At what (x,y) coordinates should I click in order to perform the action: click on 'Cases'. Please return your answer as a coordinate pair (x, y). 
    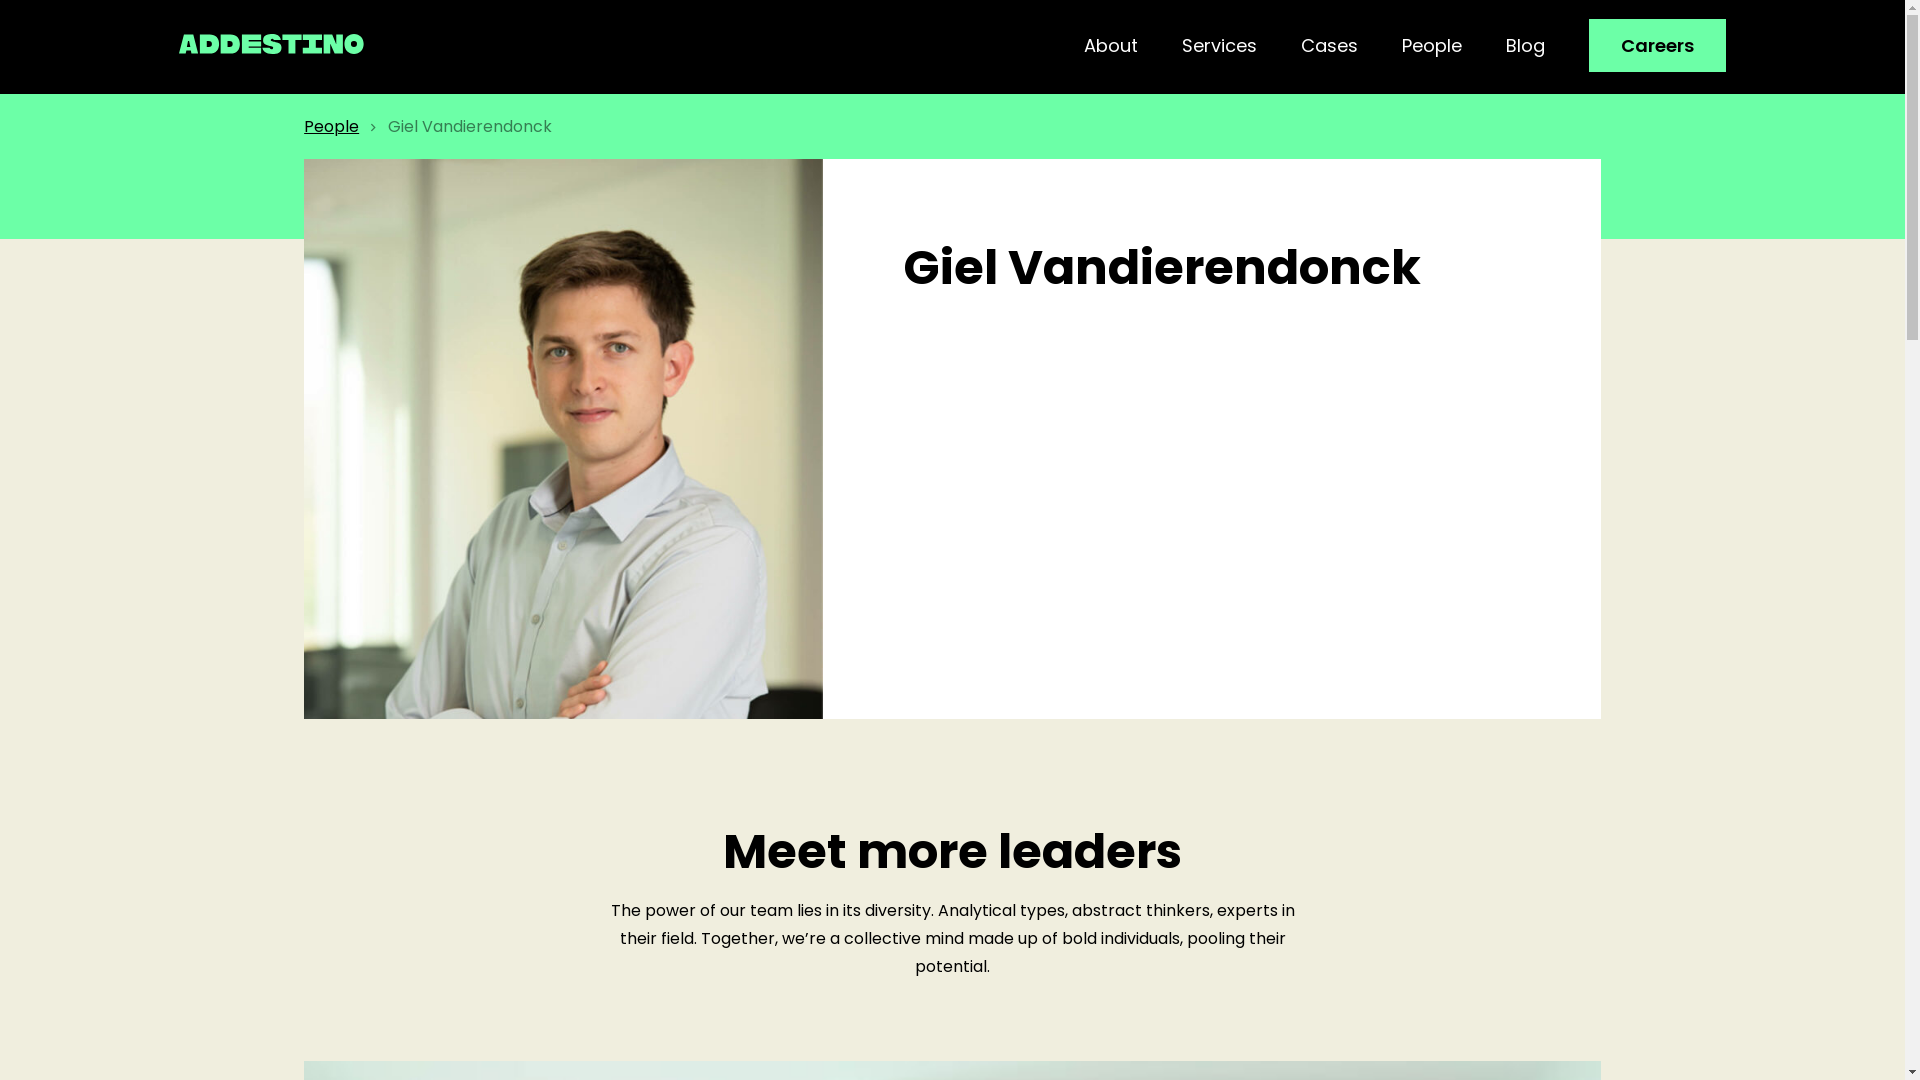
    Looking at the image, I should click on (1300, 45).